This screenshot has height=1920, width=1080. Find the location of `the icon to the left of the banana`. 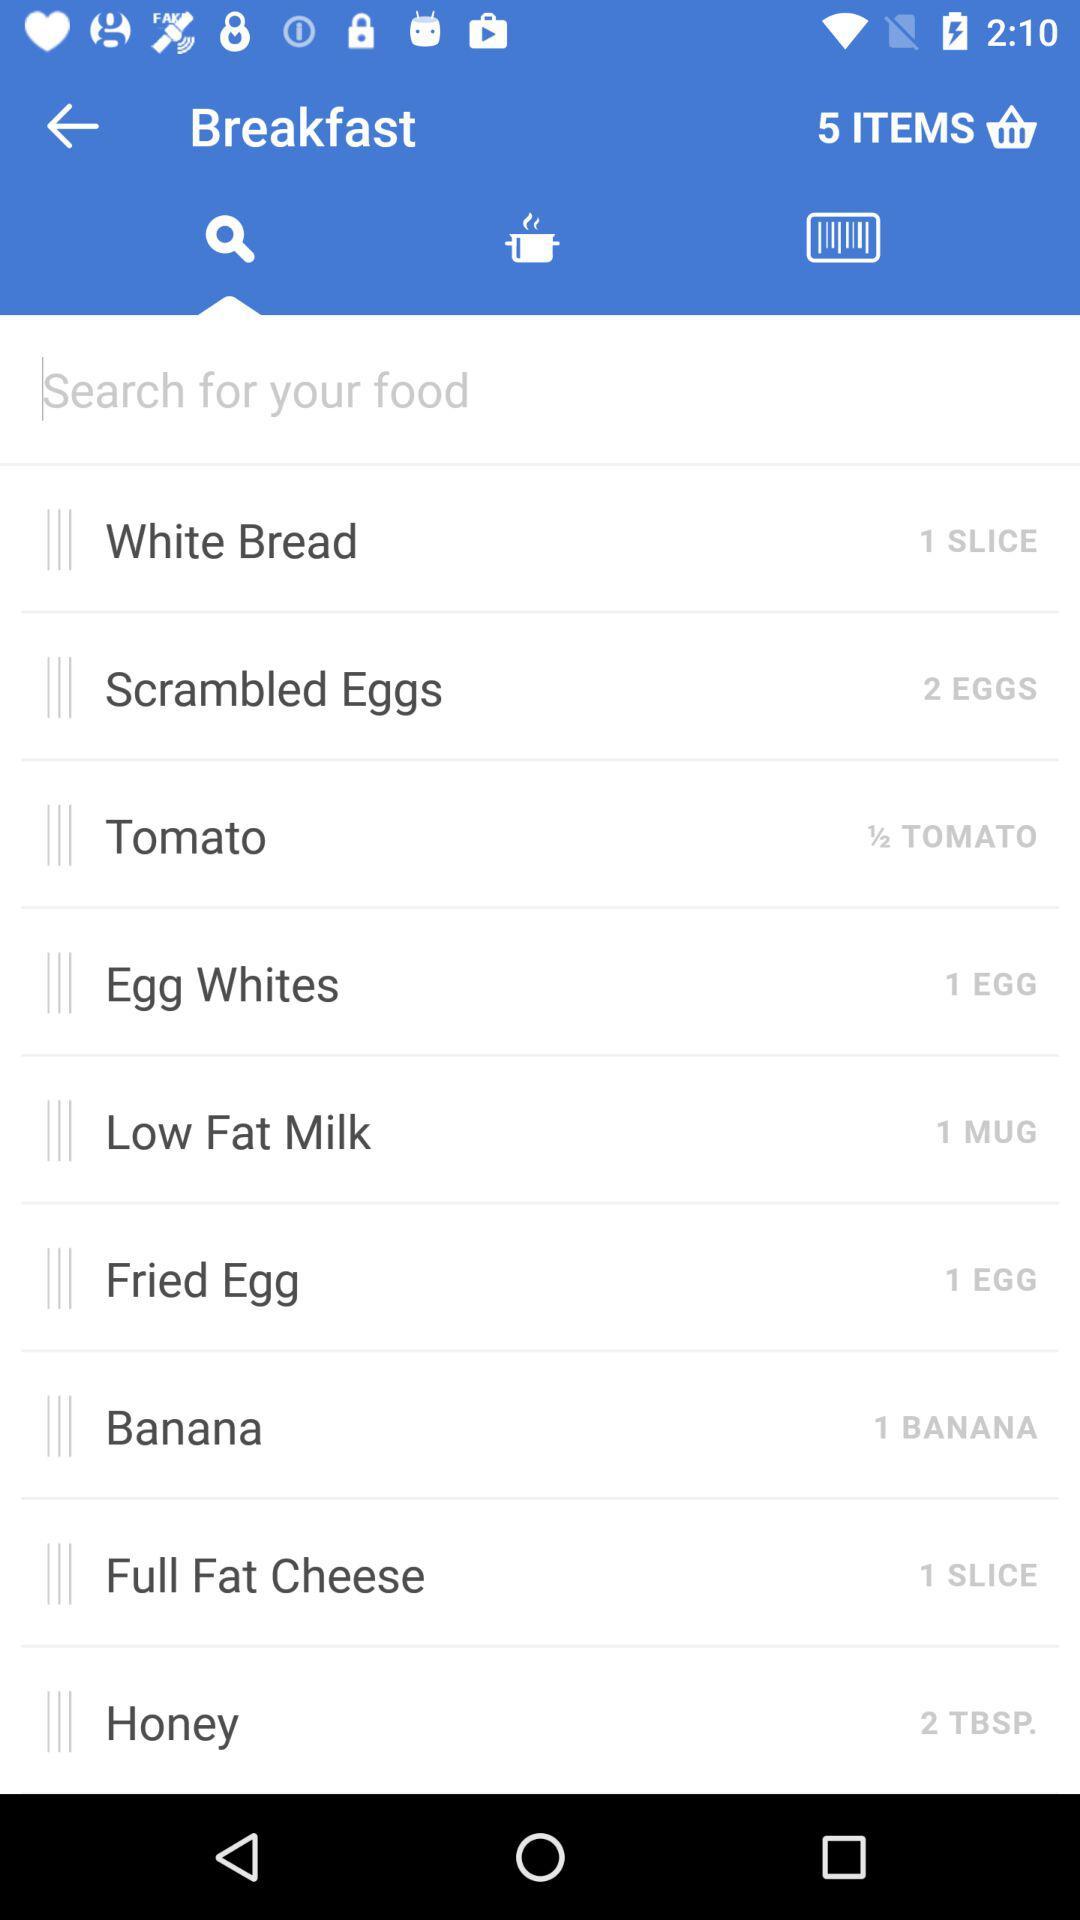

the icon to the left of the banana is located at coordinates (51, 1425).